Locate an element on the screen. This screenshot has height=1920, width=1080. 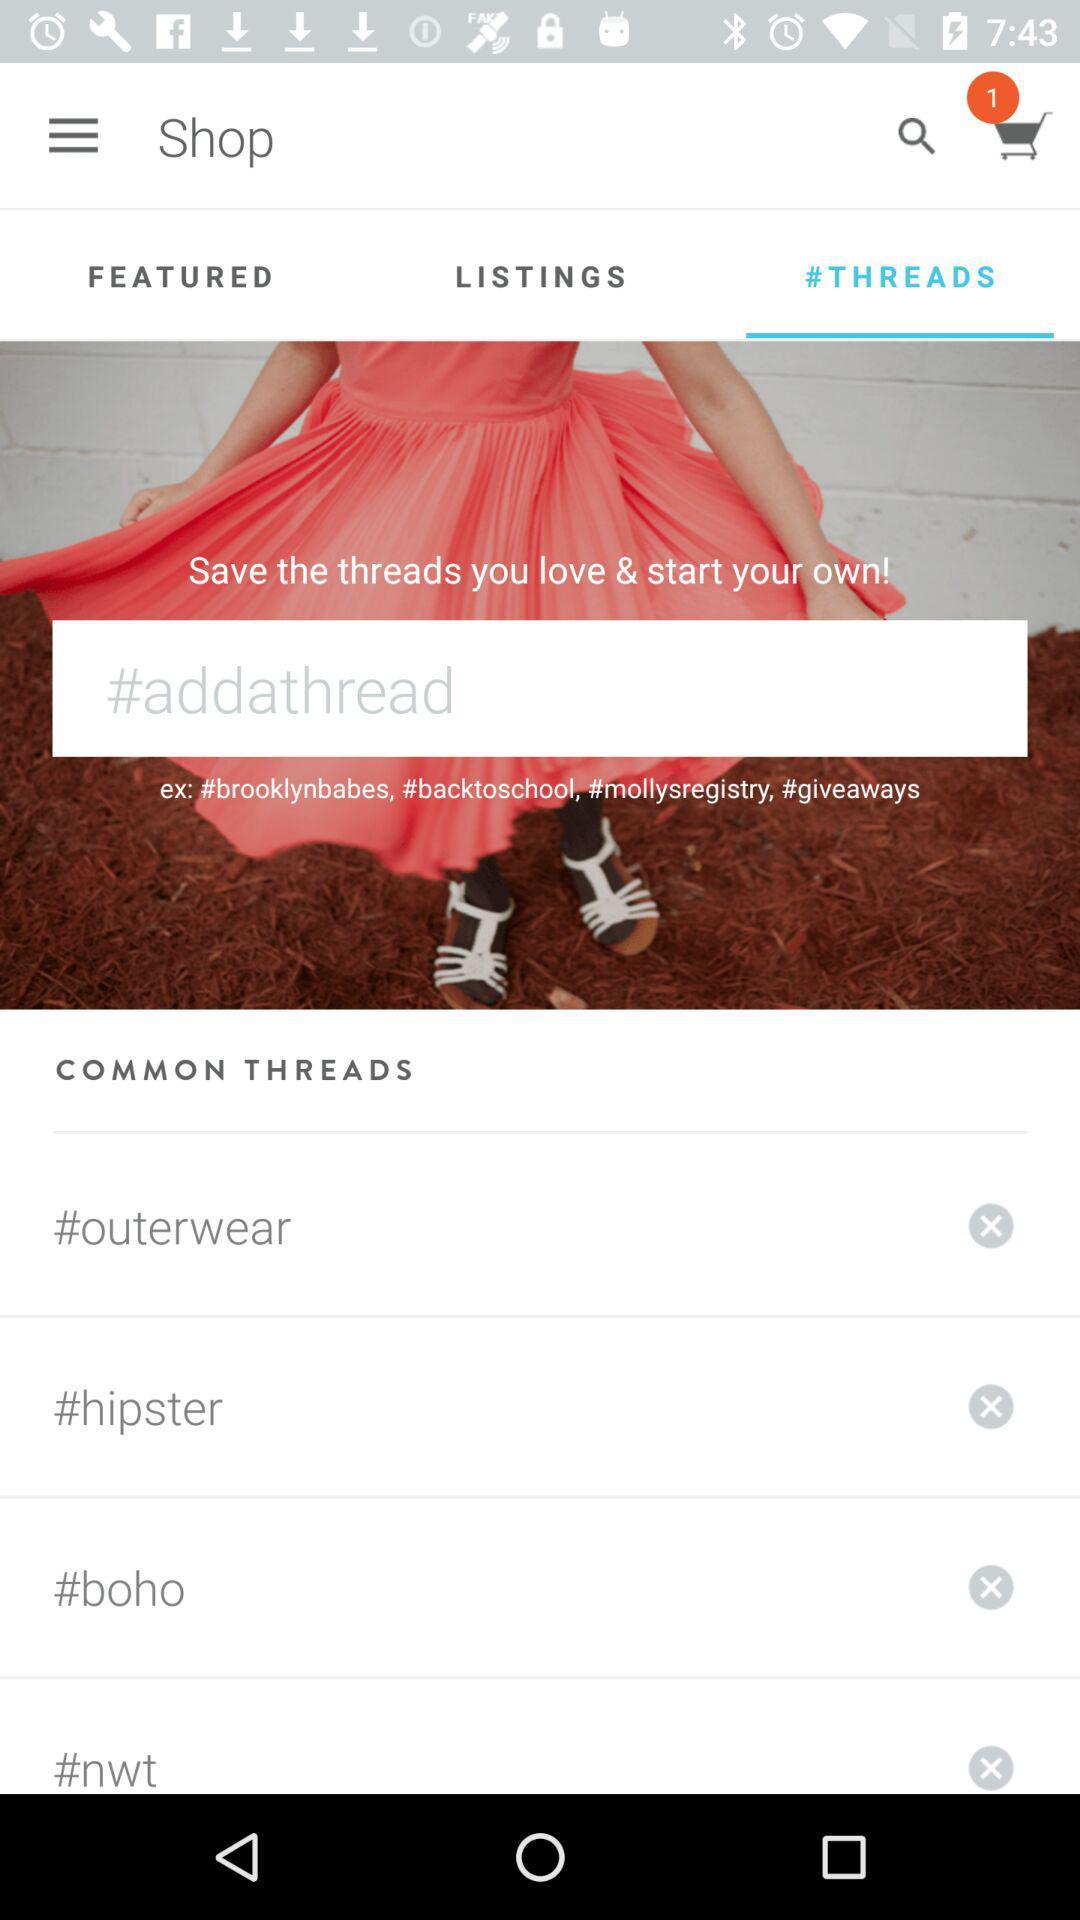
search icon is located at coordinates (916, 135).